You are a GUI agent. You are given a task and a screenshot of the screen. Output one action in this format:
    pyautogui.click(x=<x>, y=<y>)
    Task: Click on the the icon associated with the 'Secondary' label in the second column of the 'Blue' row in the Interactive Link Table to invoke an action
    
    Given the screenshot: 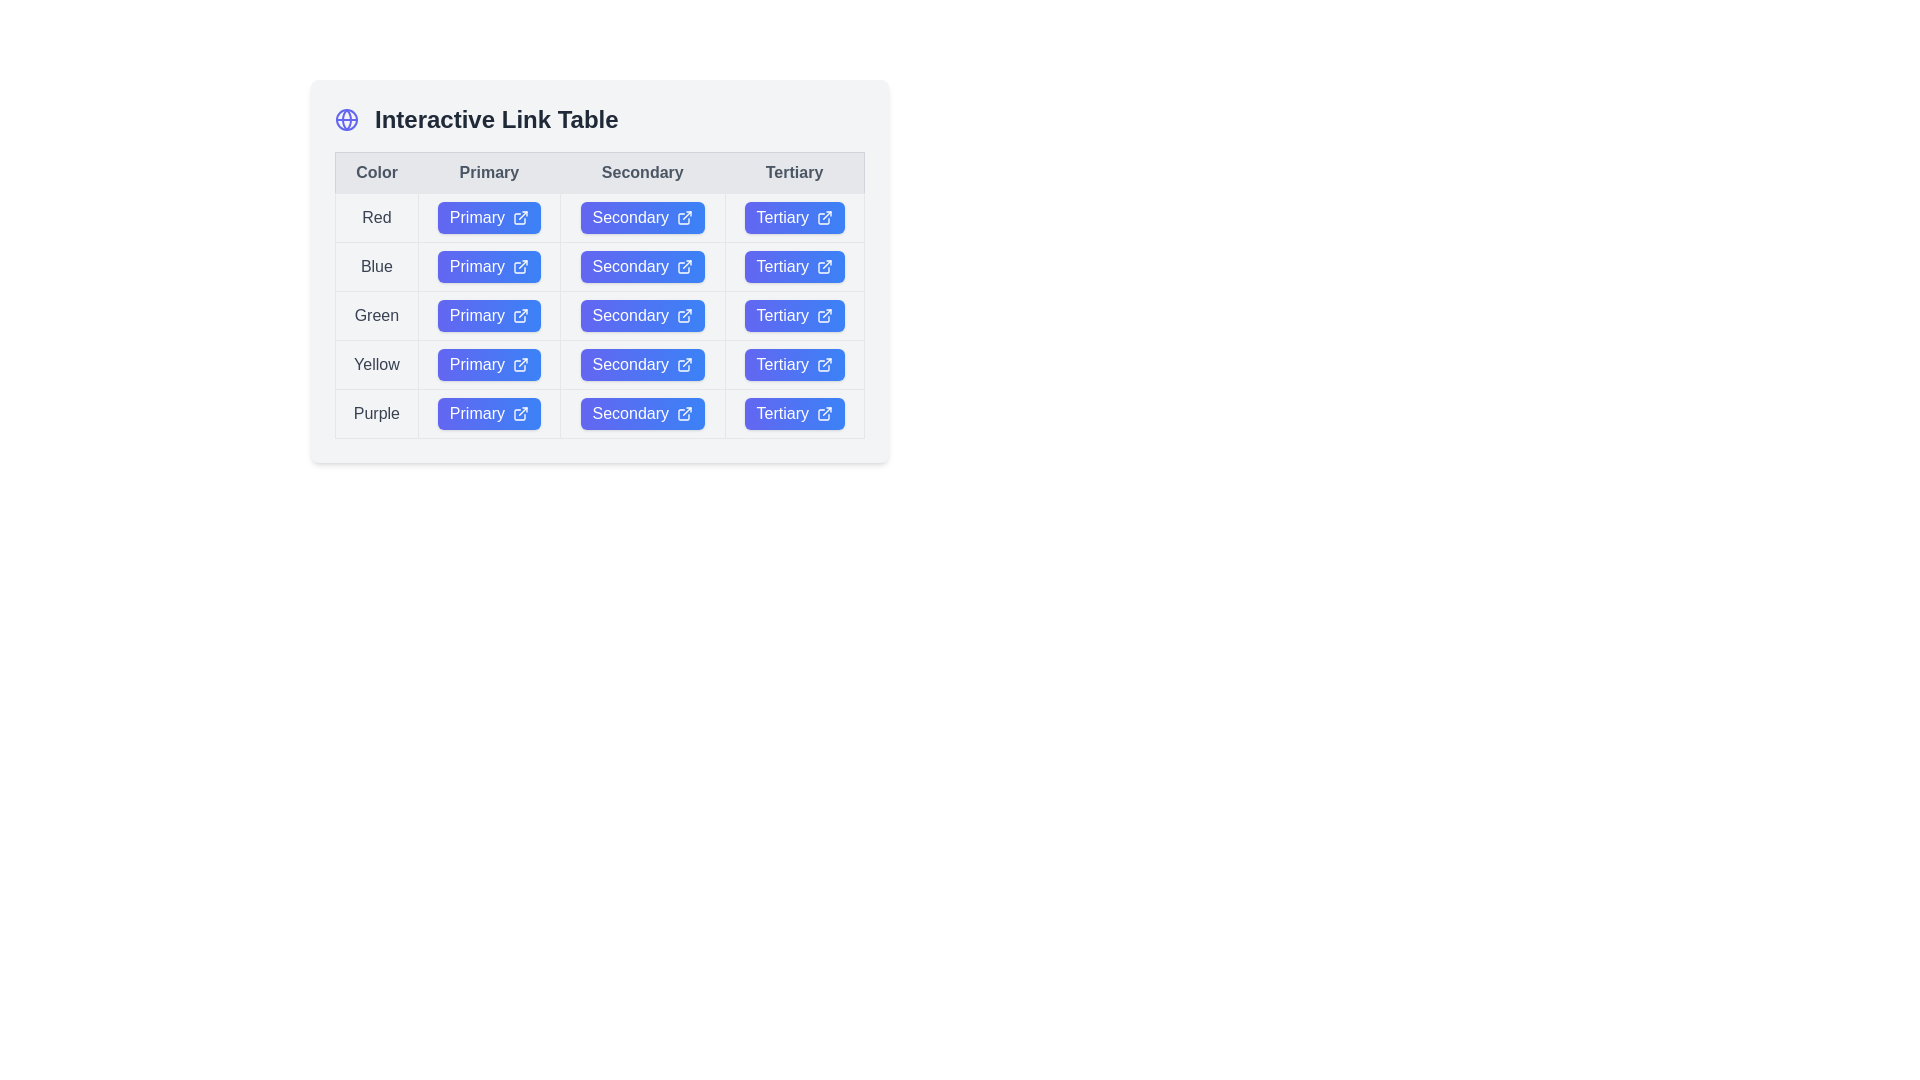 What is the action you would take?
    pyautogui.click(x=685, y=265)
    